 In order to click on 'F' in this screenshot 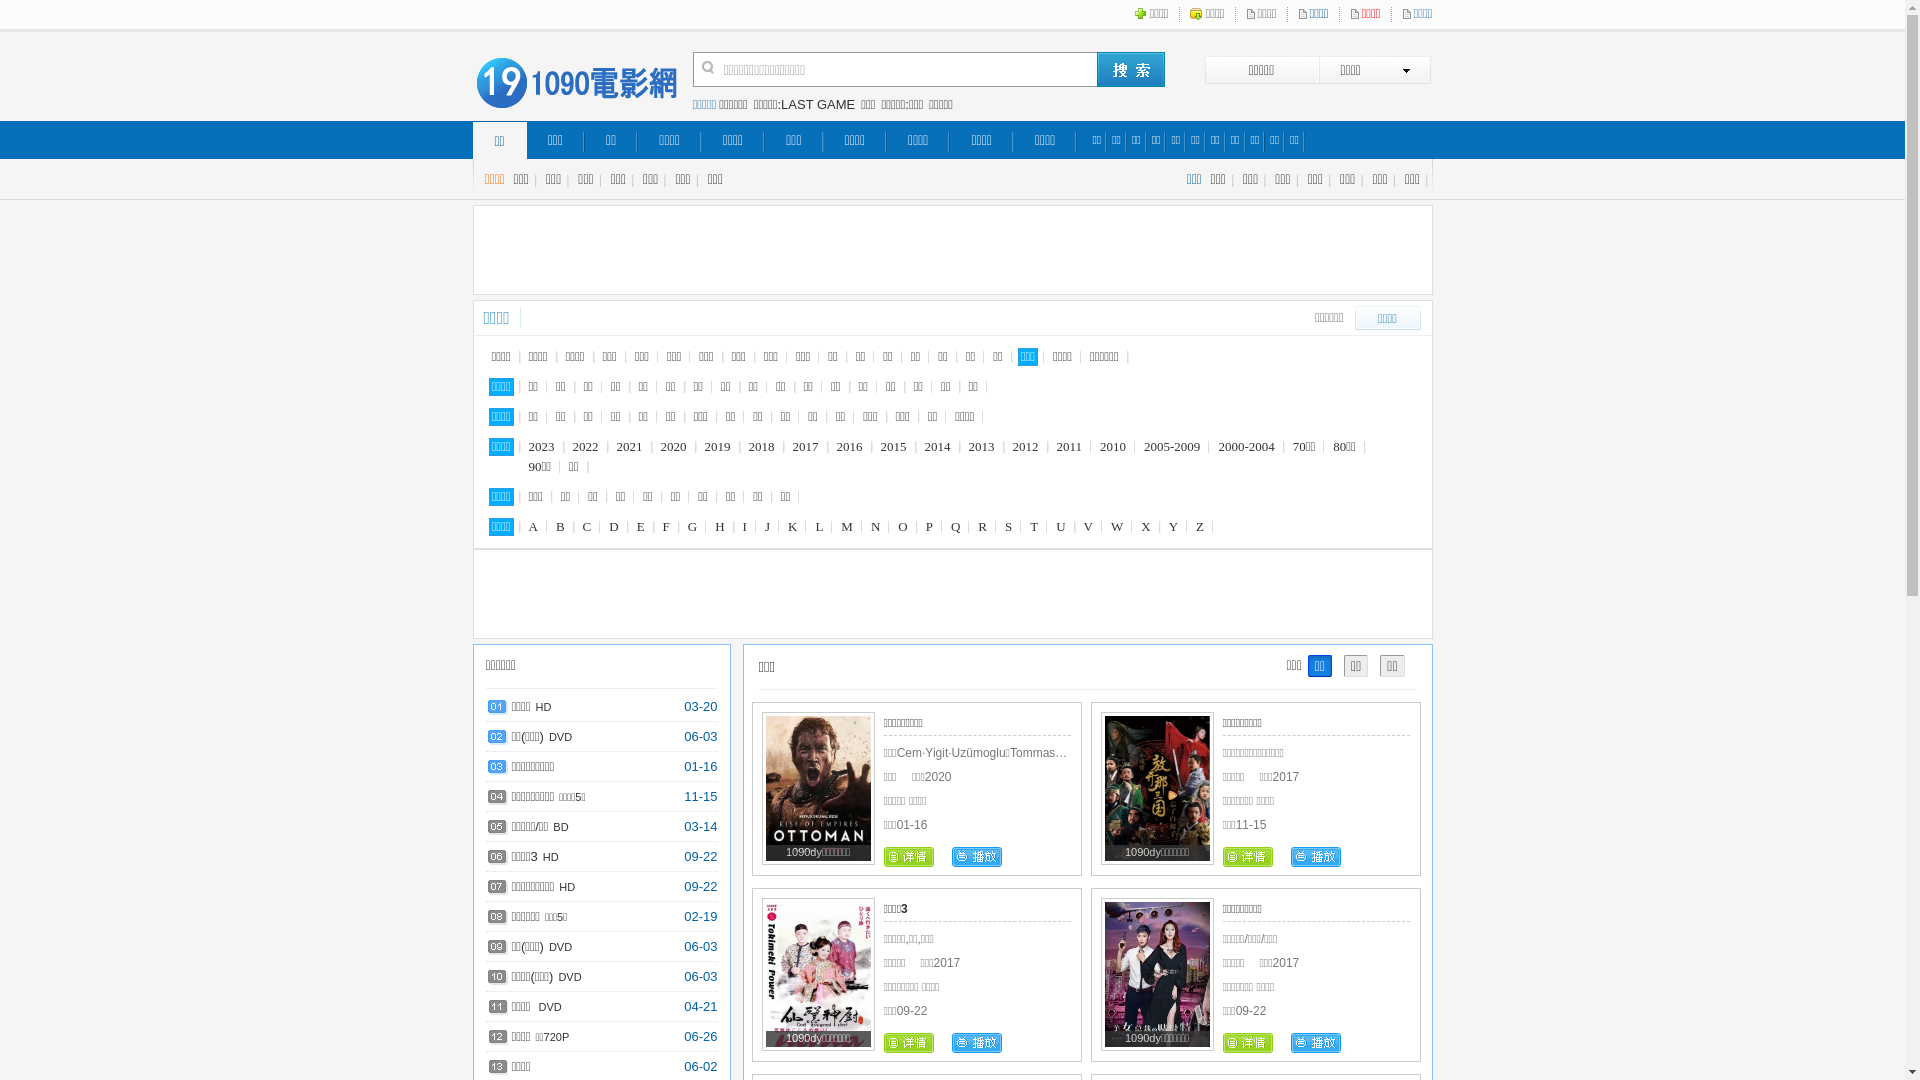, I will do `click(666, 526)`.